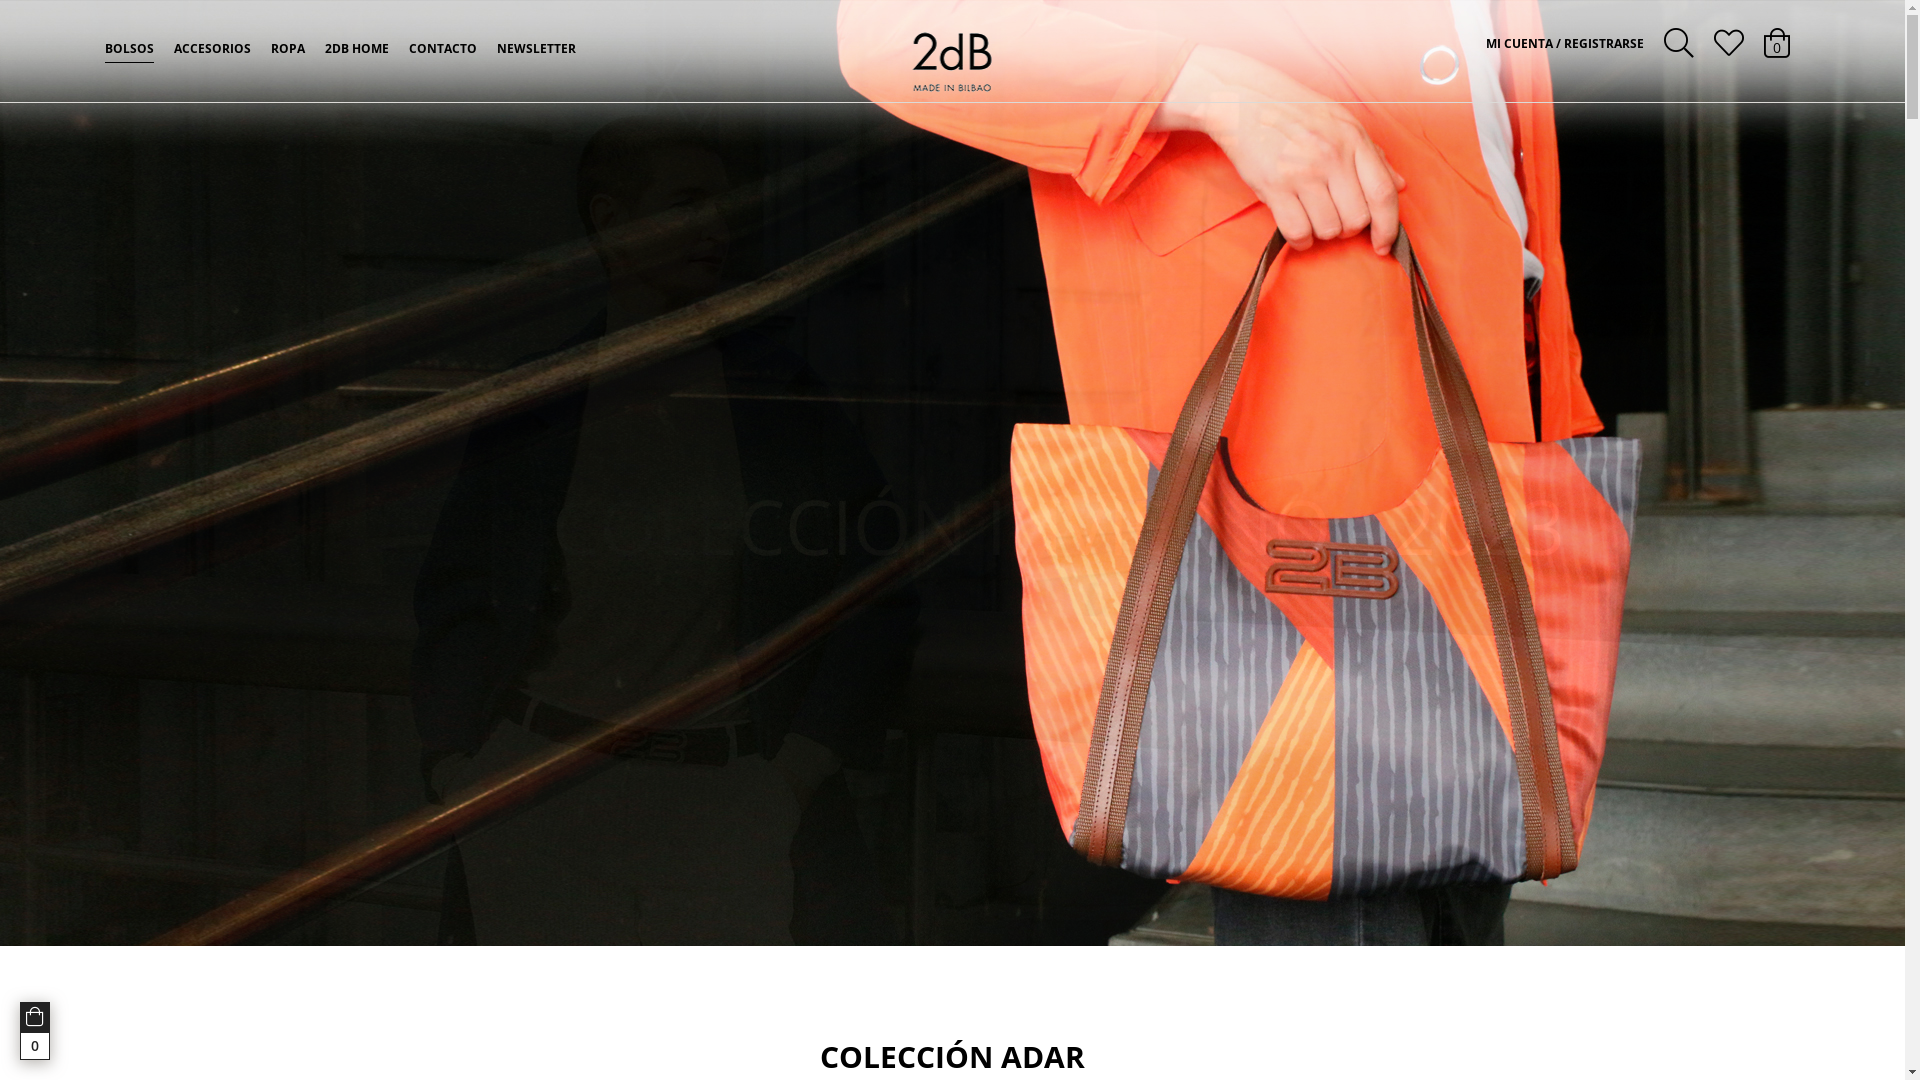 This screenshot has height=1080, width=1920. What do you see at coordinates (1602, 43) in the screenshot?
I see `' REGISTRARSE'` at bounding box center [1602, 43].